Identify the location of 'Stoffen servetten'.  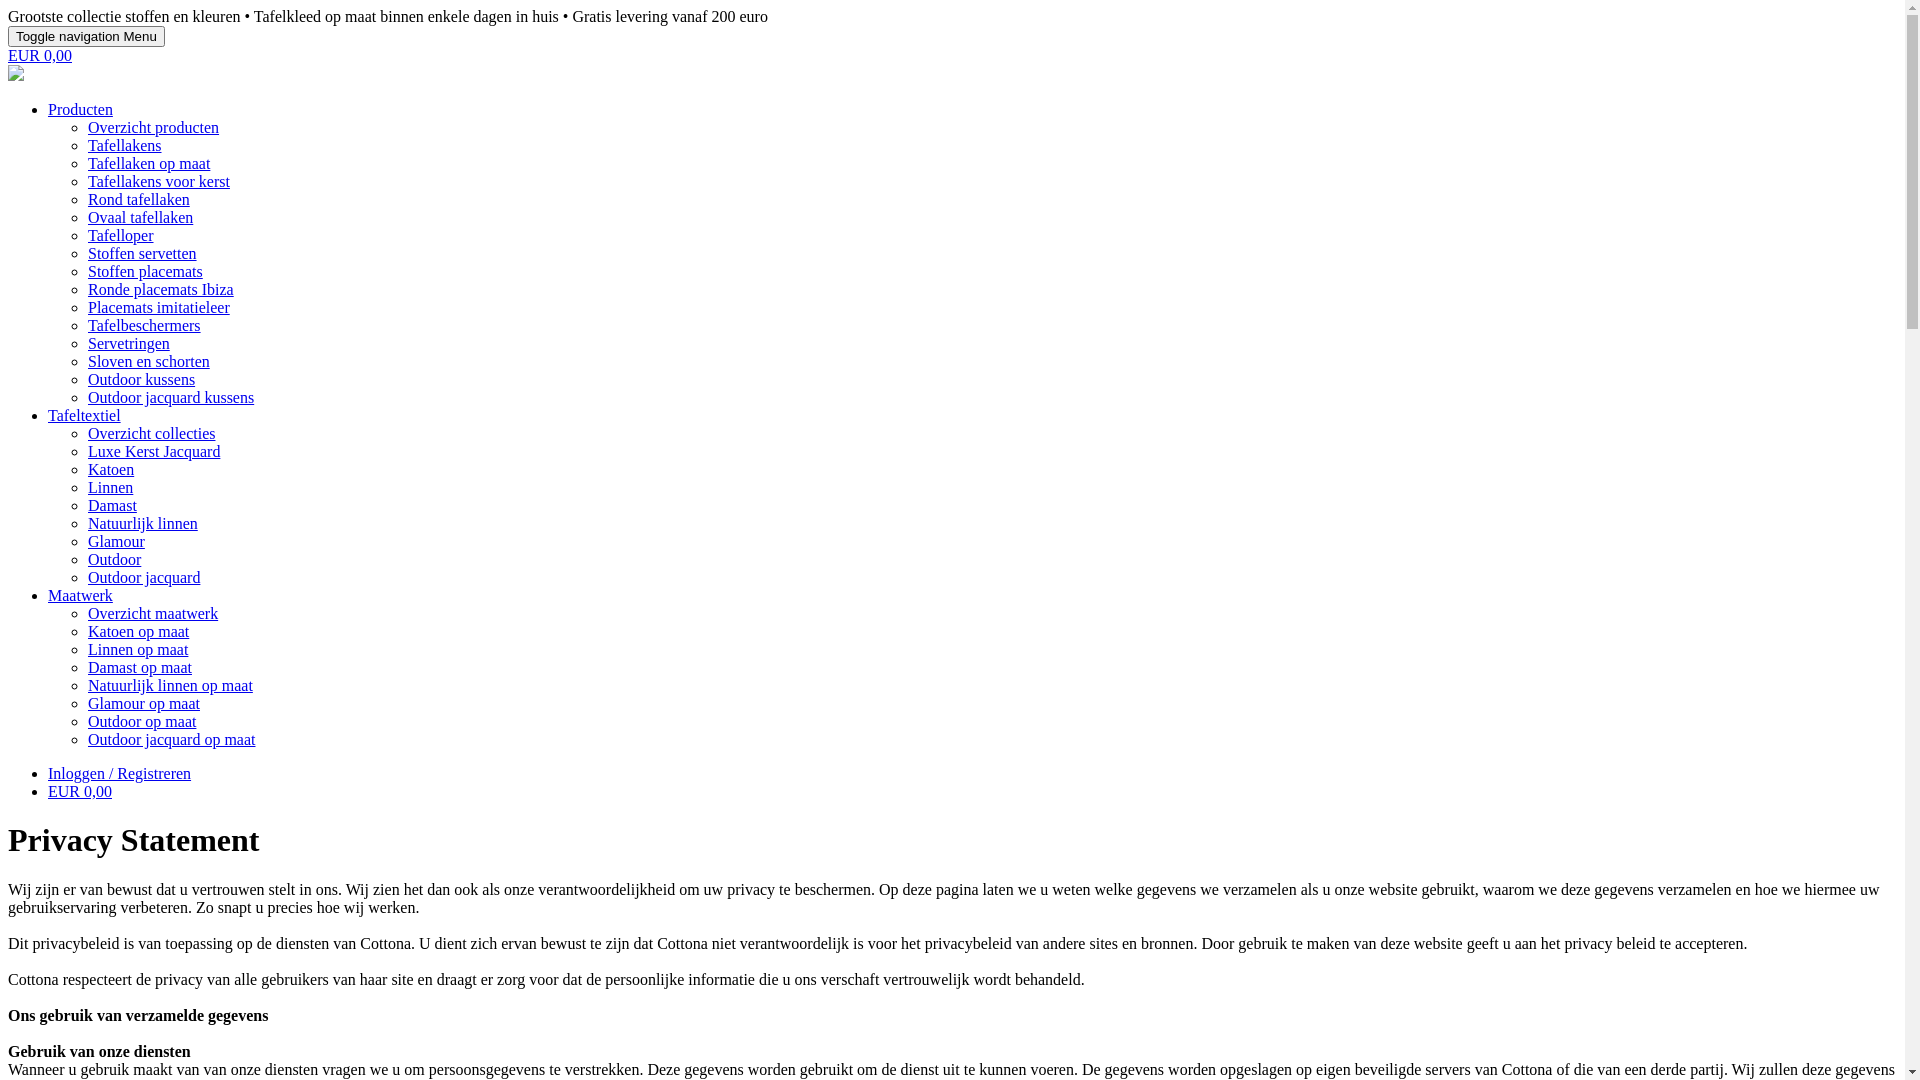
(86, 252).